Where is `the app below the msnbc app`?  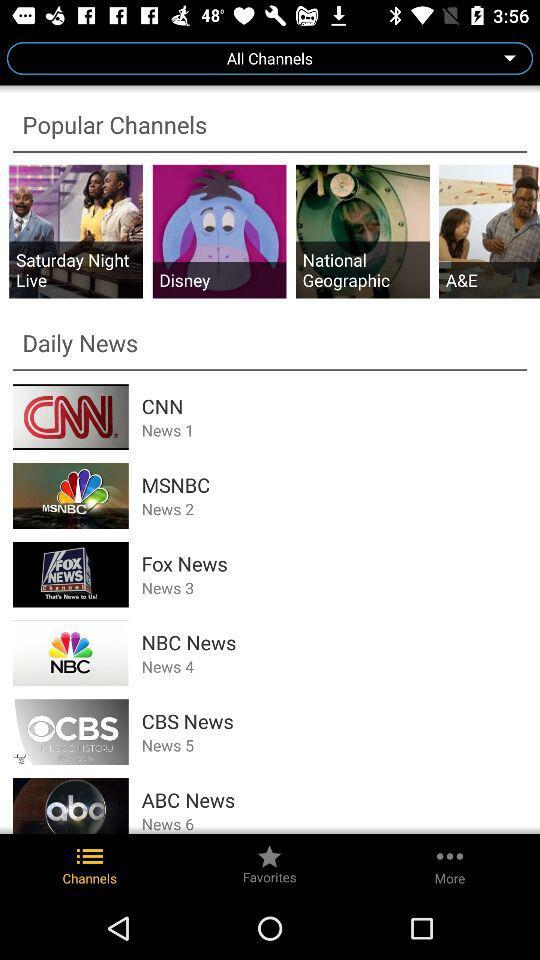 the app below the msnbc app is located at coordinates (334, 508).